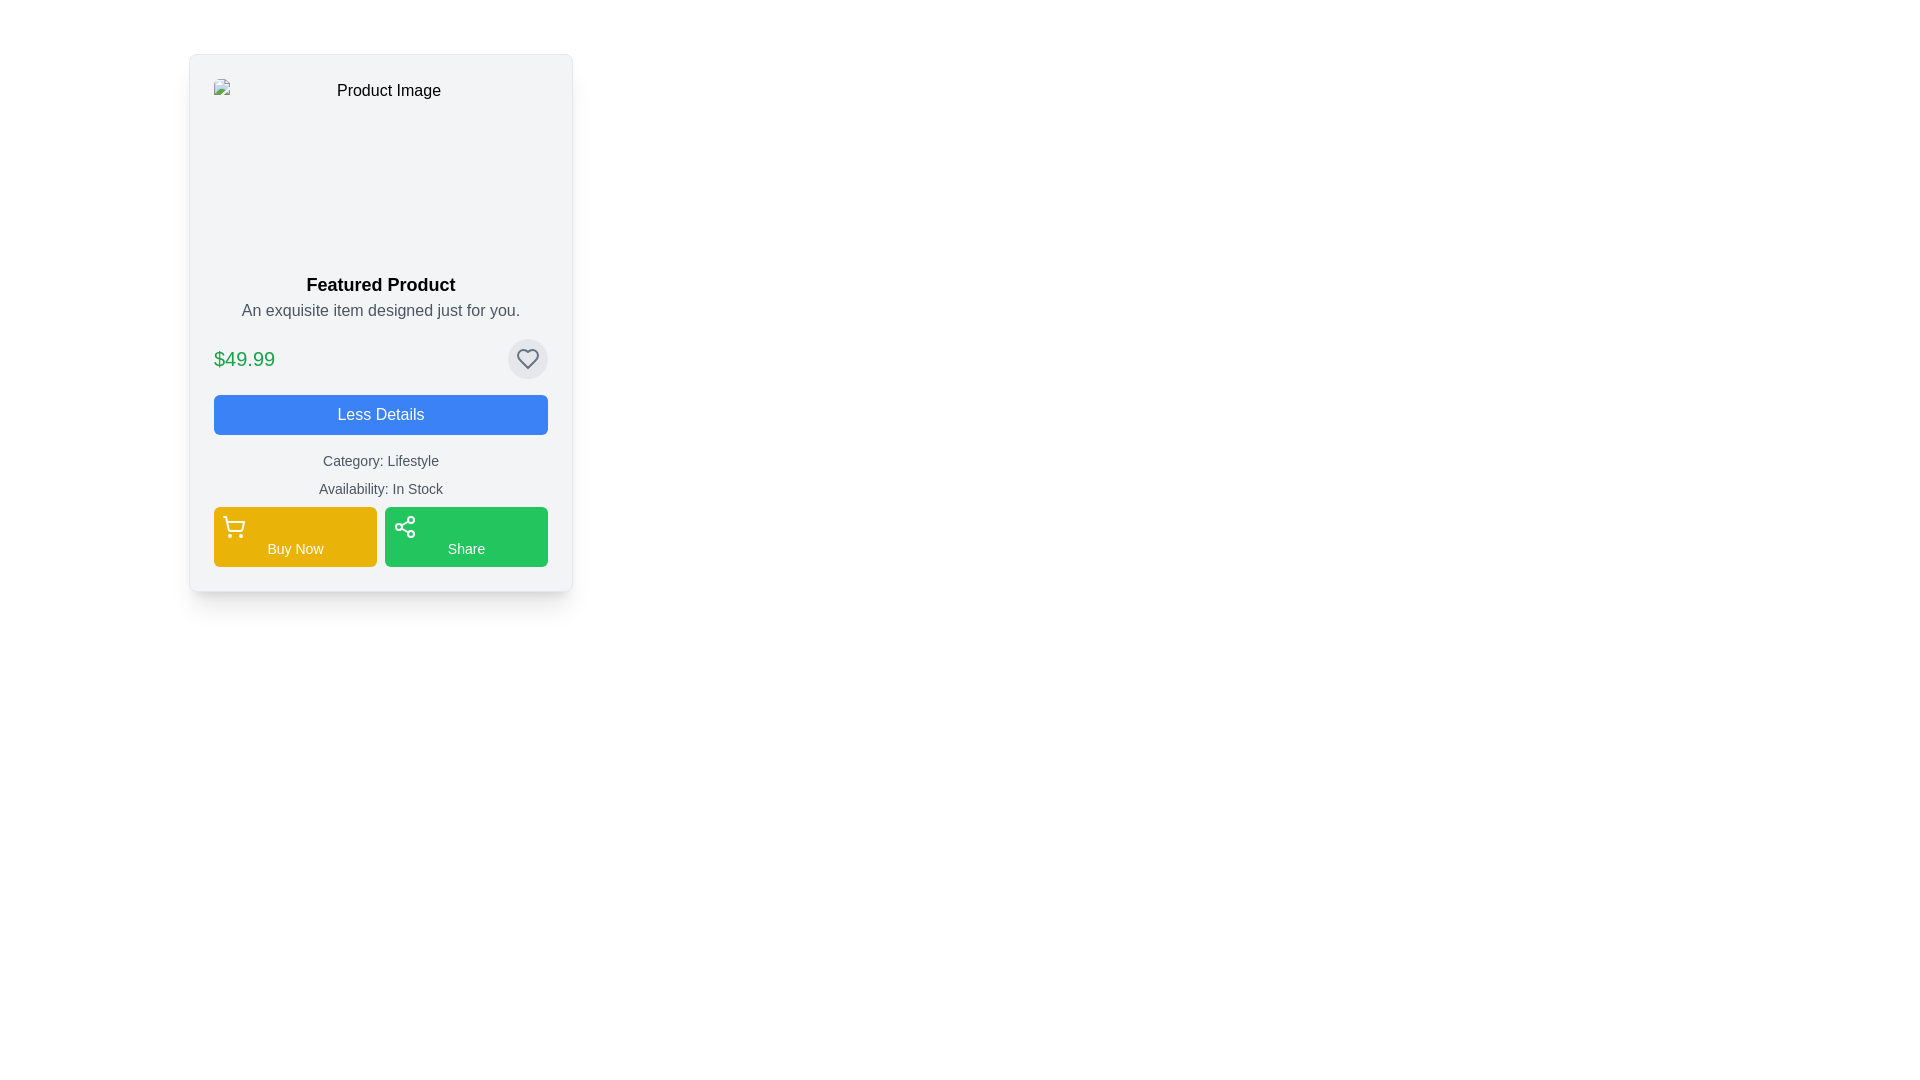  What do you see at coordinates (528, 357) in the screenshot?
I see `the favorite button located to the right of the price label '$49.99'` at bounding box center [528, 357].